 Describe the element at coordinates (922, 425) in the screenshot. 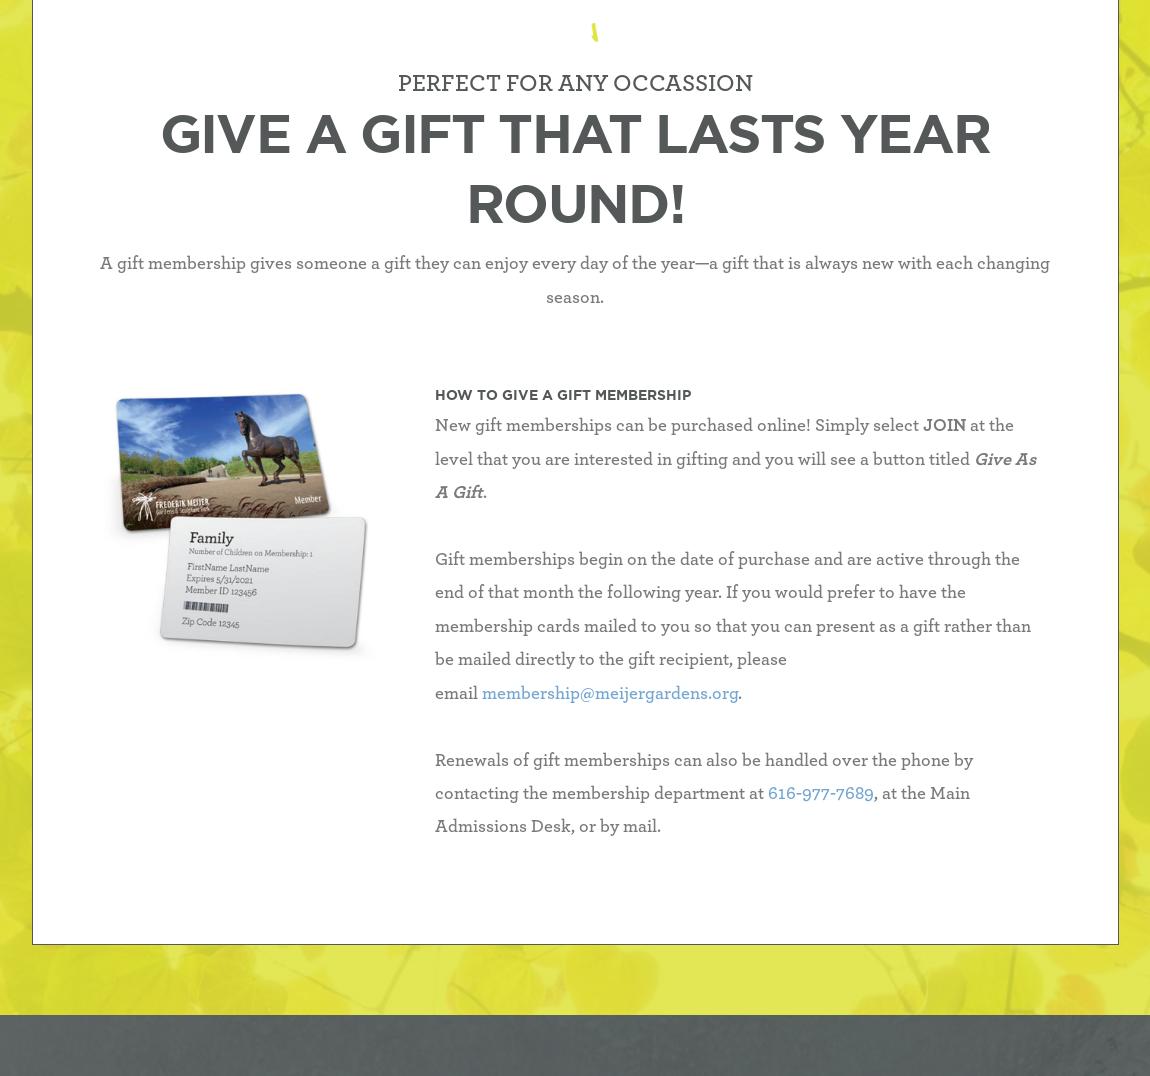

I see `'JOIN'` at that location.